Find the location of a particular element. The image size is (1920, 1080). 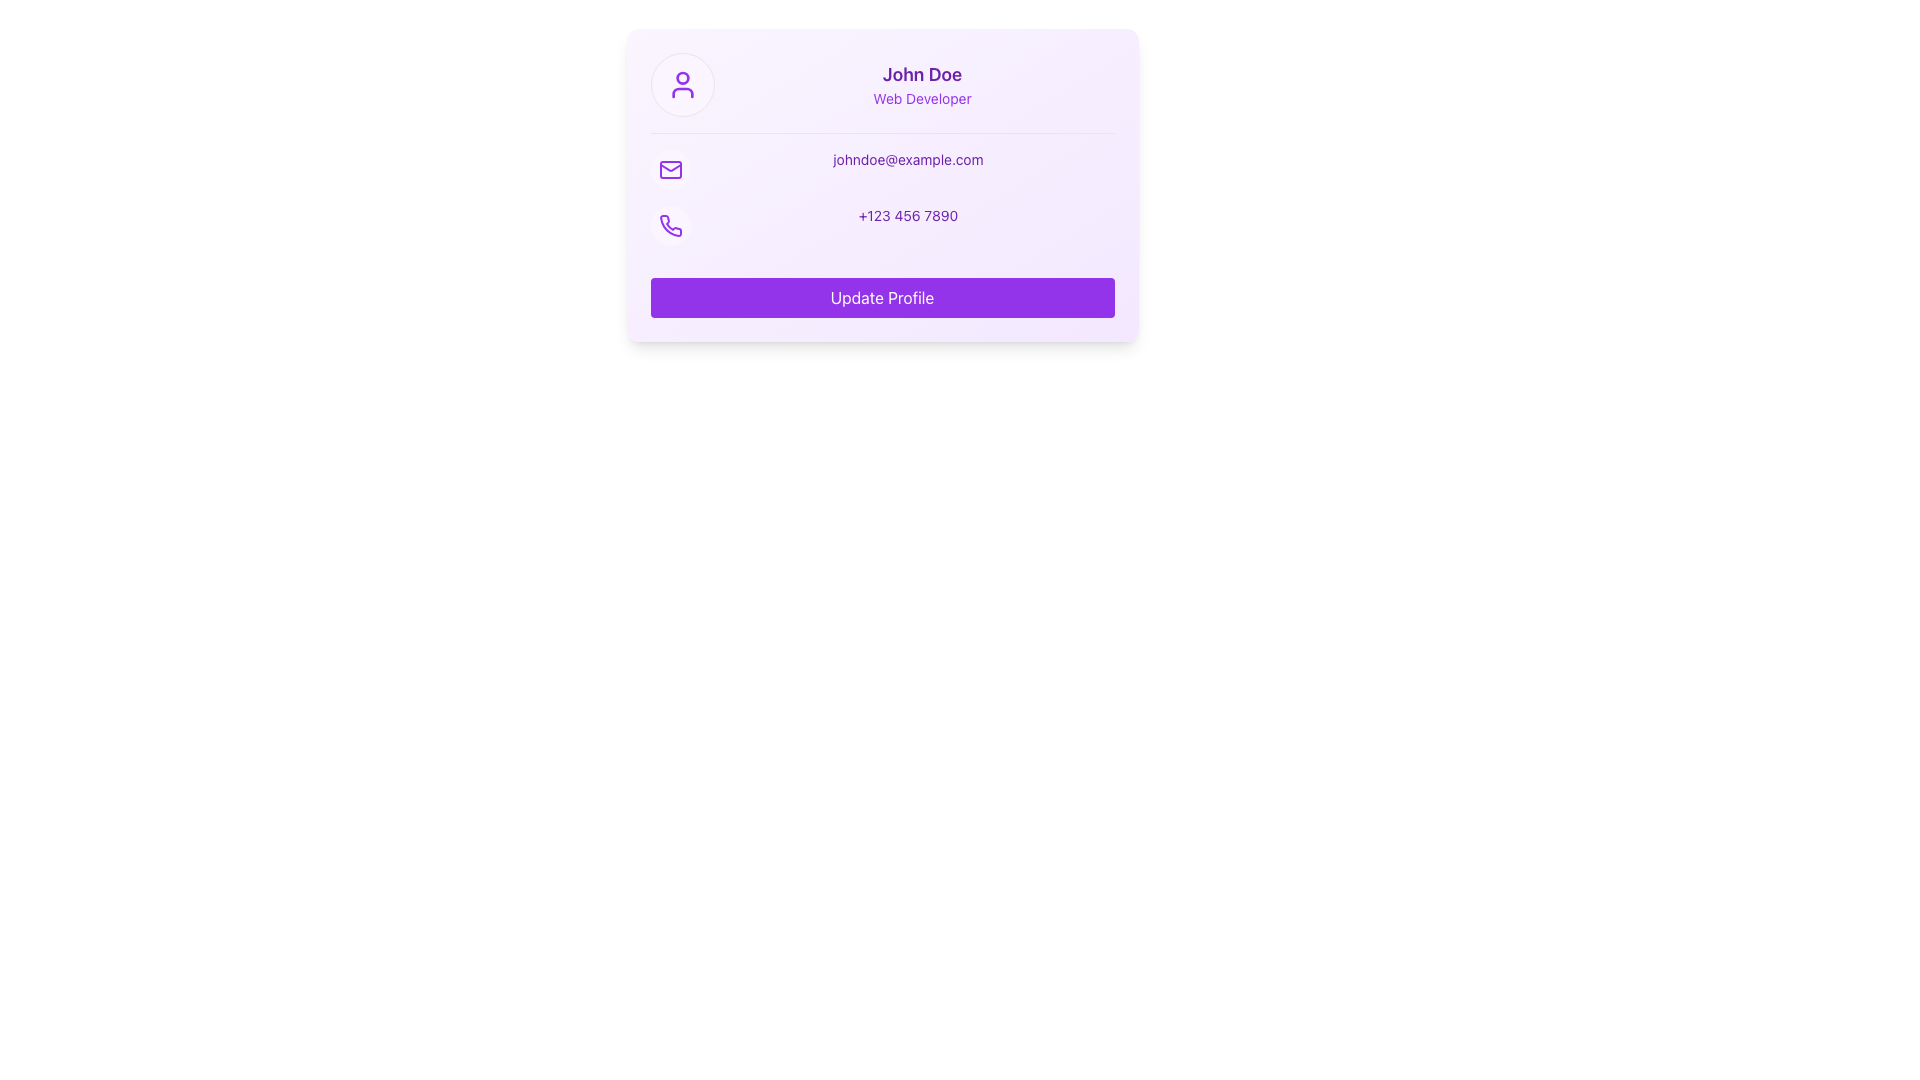

the Text Block displaying 'John Doe' and 'Web Developer' in purple font located in the upper central area of the card, beneath the user profile picture icon is located at coordinates (921, 83).